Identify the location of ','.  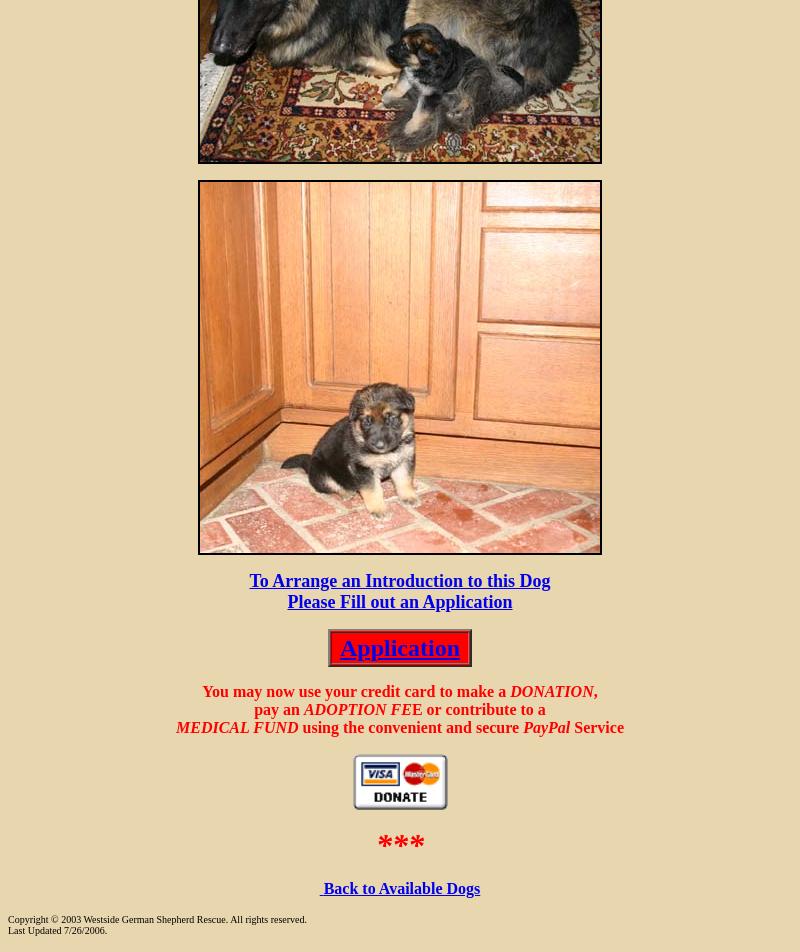
(591, 691).